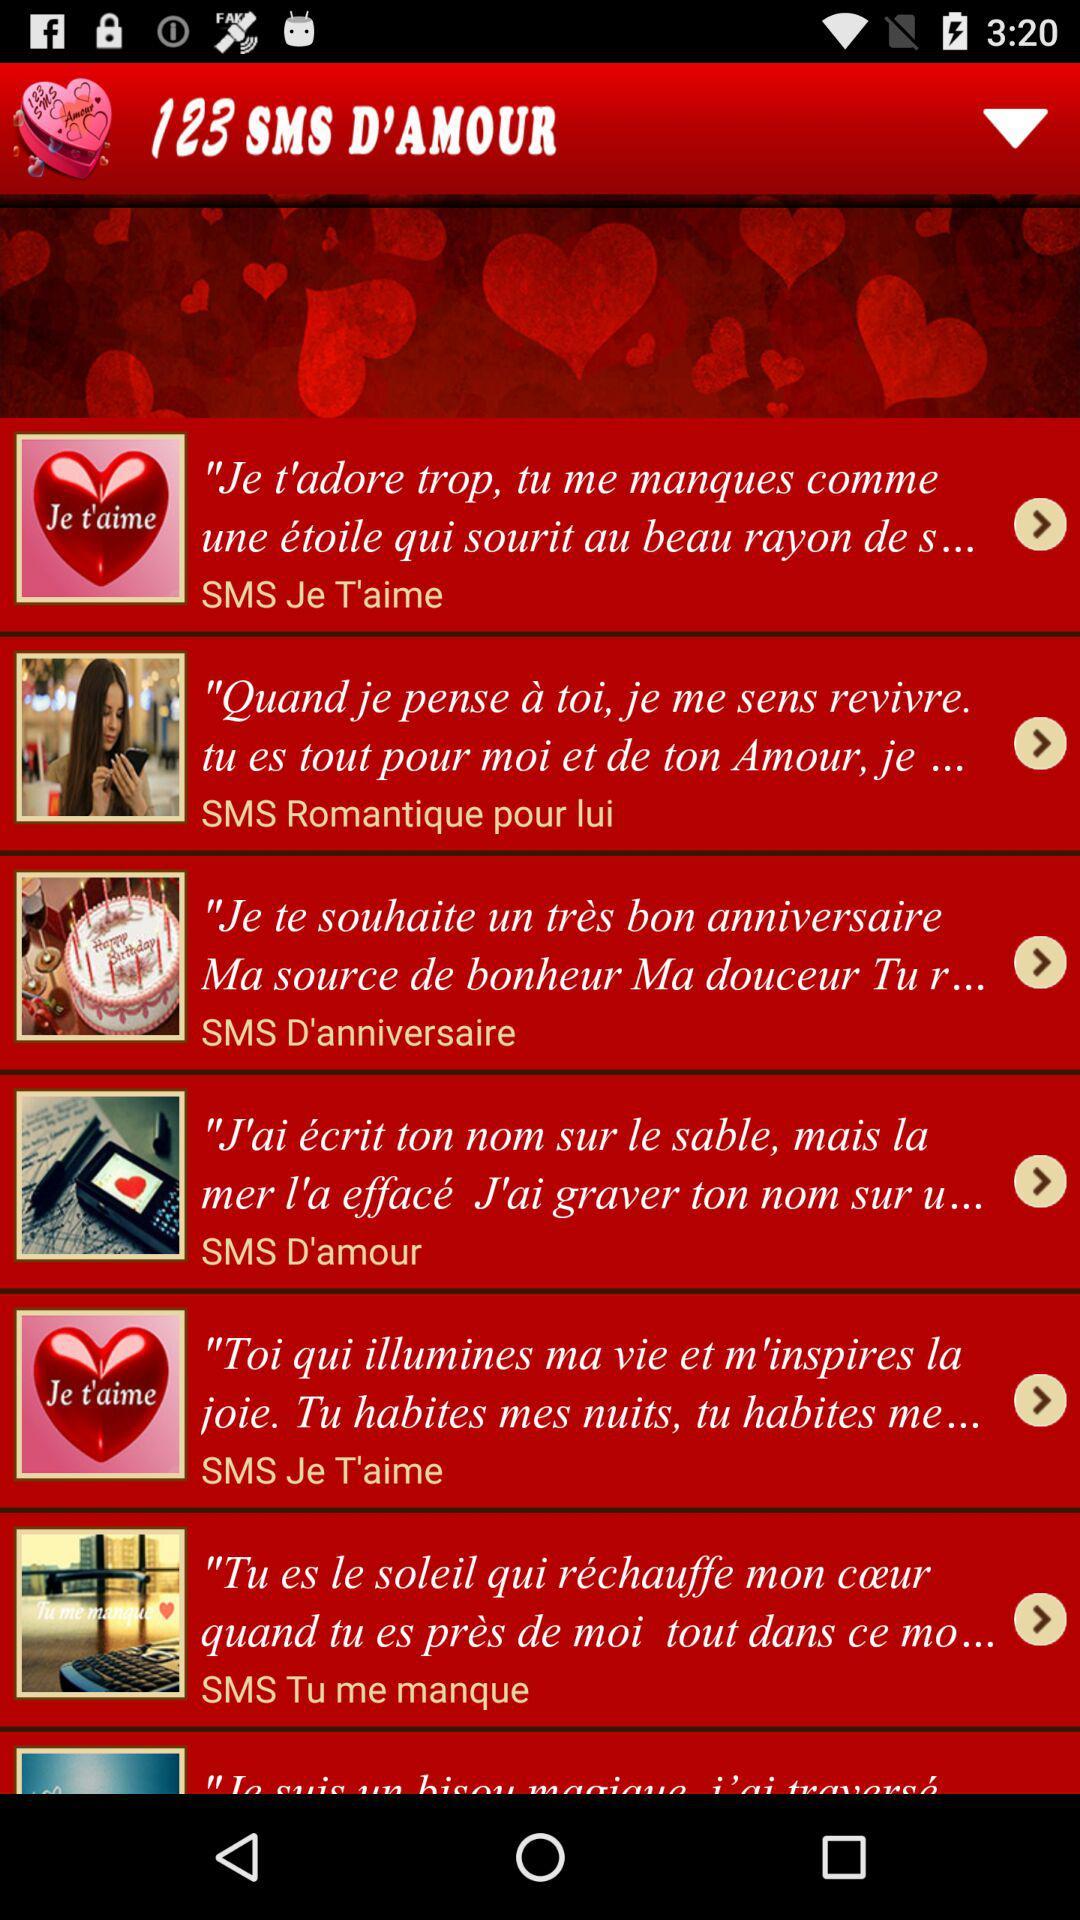  I want to click on icon below quand je pense, so click(406, 812).